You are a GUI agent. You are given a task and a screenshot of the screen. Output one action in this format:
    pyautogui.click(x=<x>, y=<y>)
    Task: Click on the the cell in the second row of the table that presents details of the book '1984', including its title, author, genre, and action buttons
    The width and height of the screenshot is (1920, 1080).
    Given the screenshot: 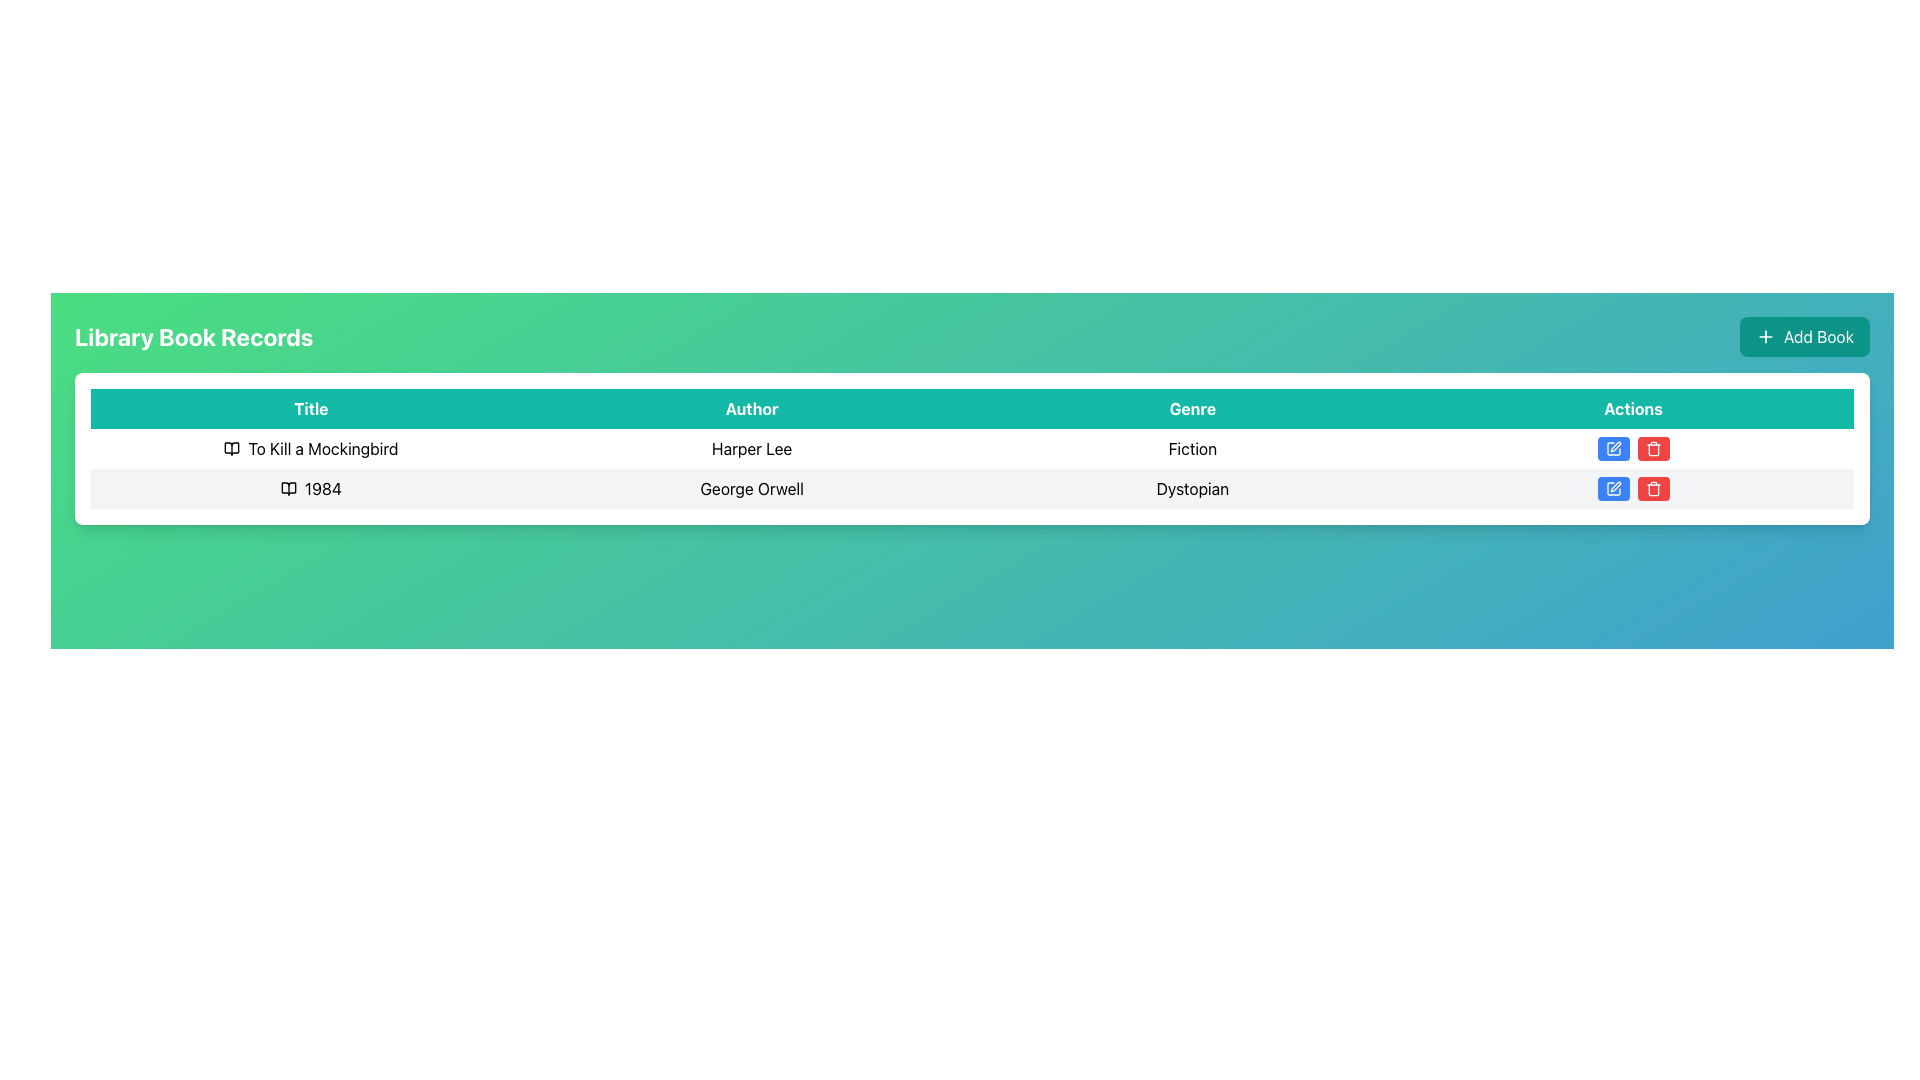 What is the action you would take?
    pyautogui.click(x=972, y=469)
    